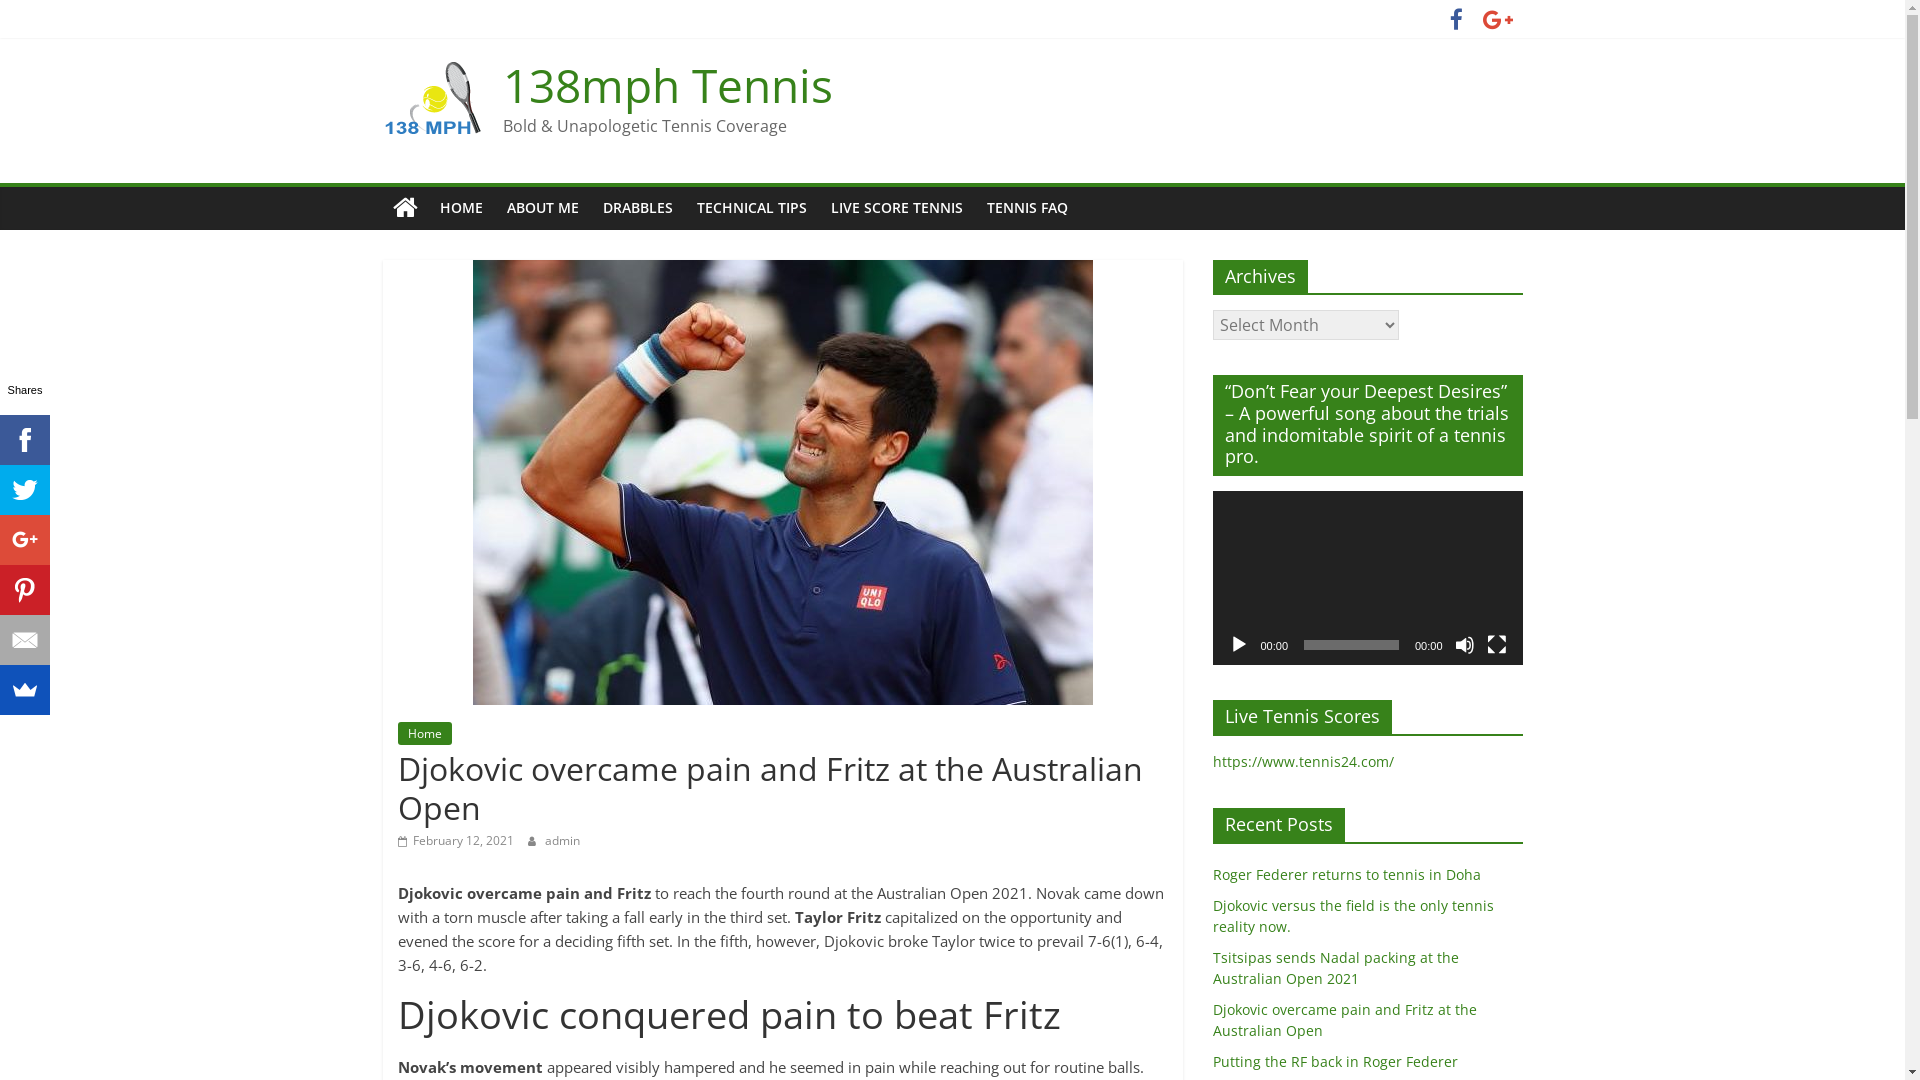 Image resolution: width=1920 pixels, height=1080 pixels. I want to click on 'February 12, 2021', so click(455, 840).